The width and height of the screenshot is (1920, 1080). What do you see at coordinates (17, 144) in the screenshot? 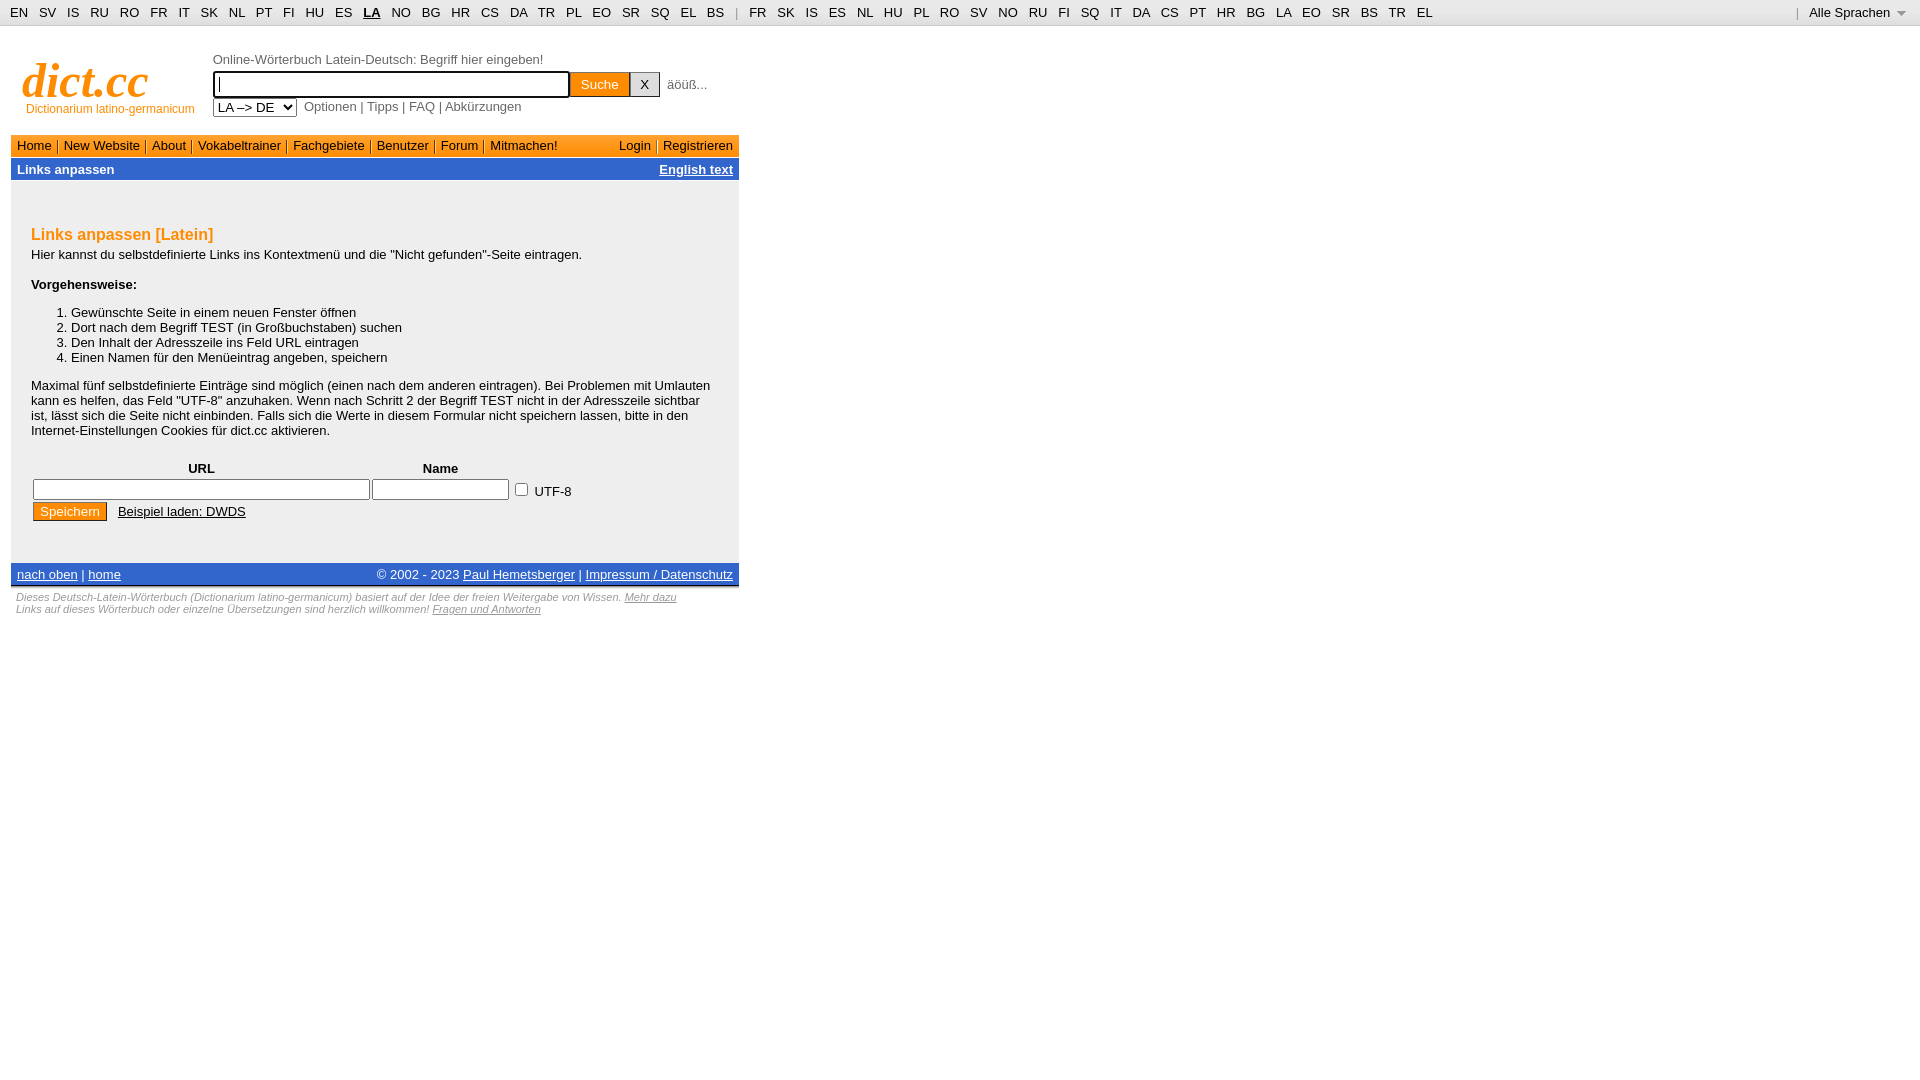
I see `'Home'` at bounding box center [17, 144].